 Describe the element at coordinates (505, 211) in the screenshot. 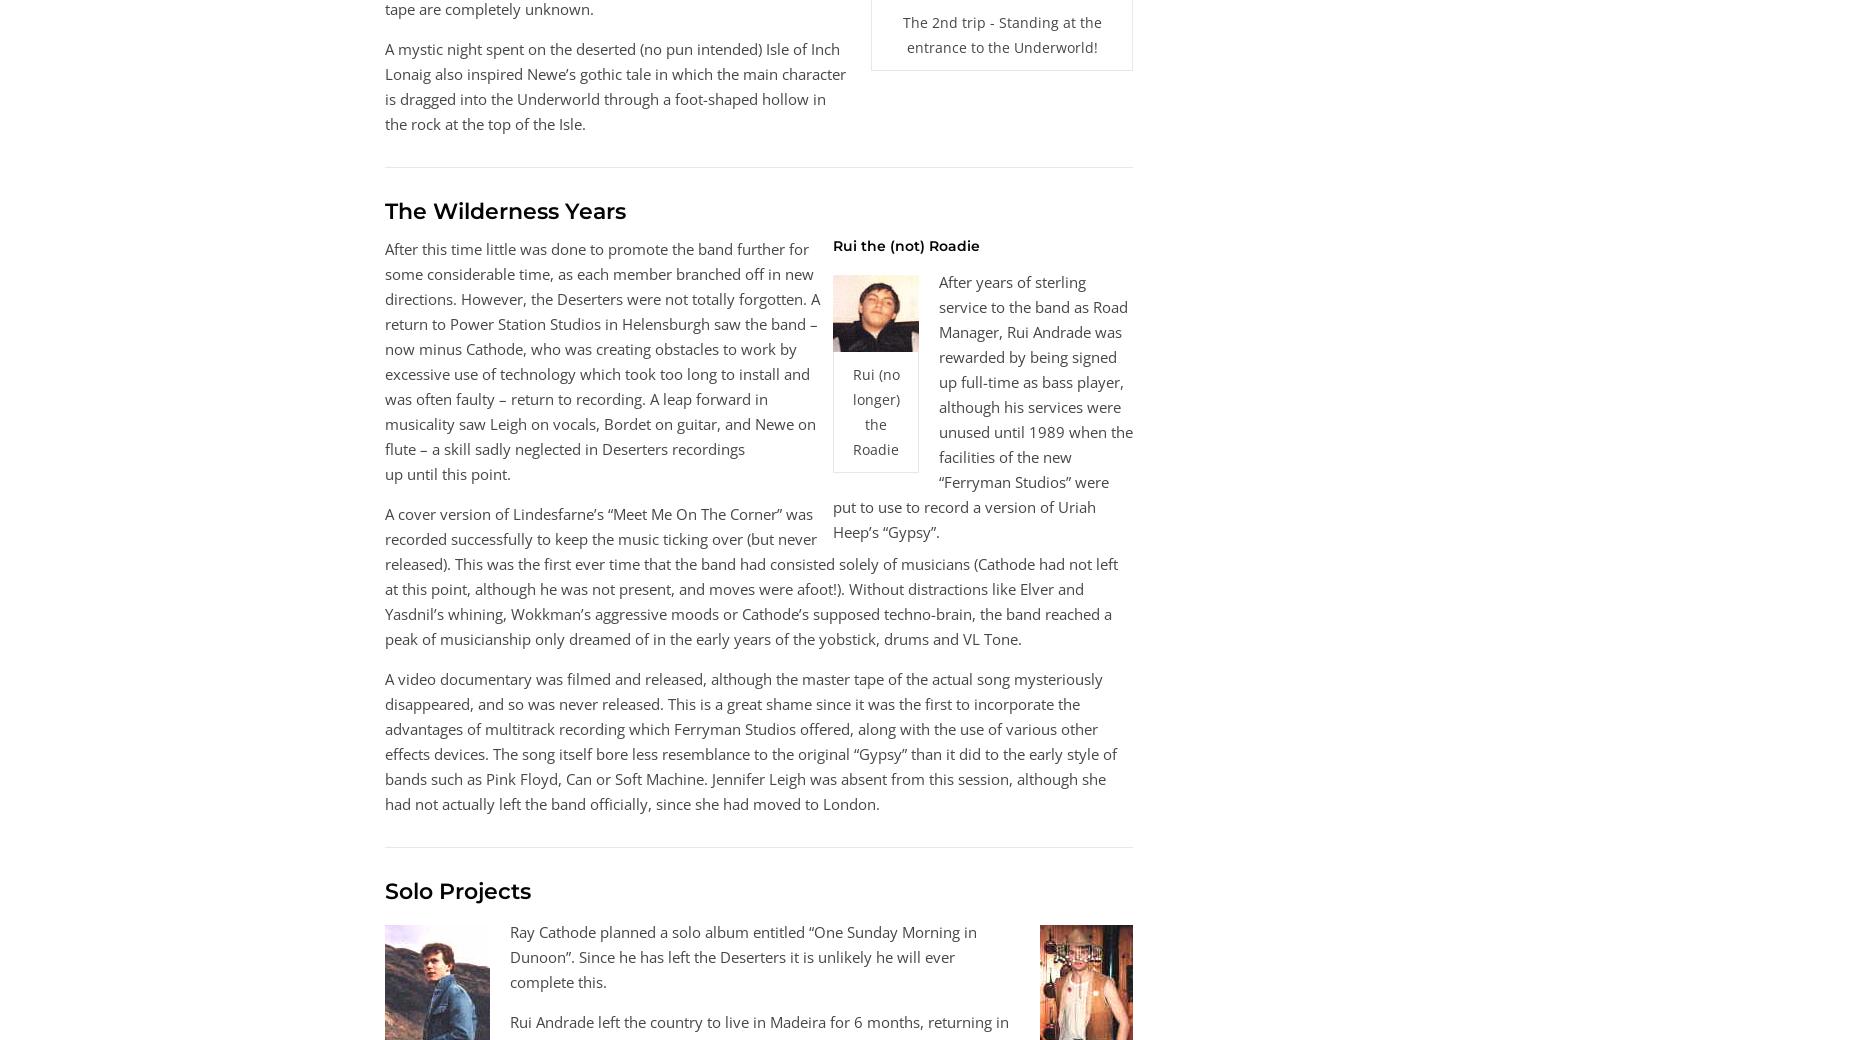

I see `'The Wilderness Years'` at that location.